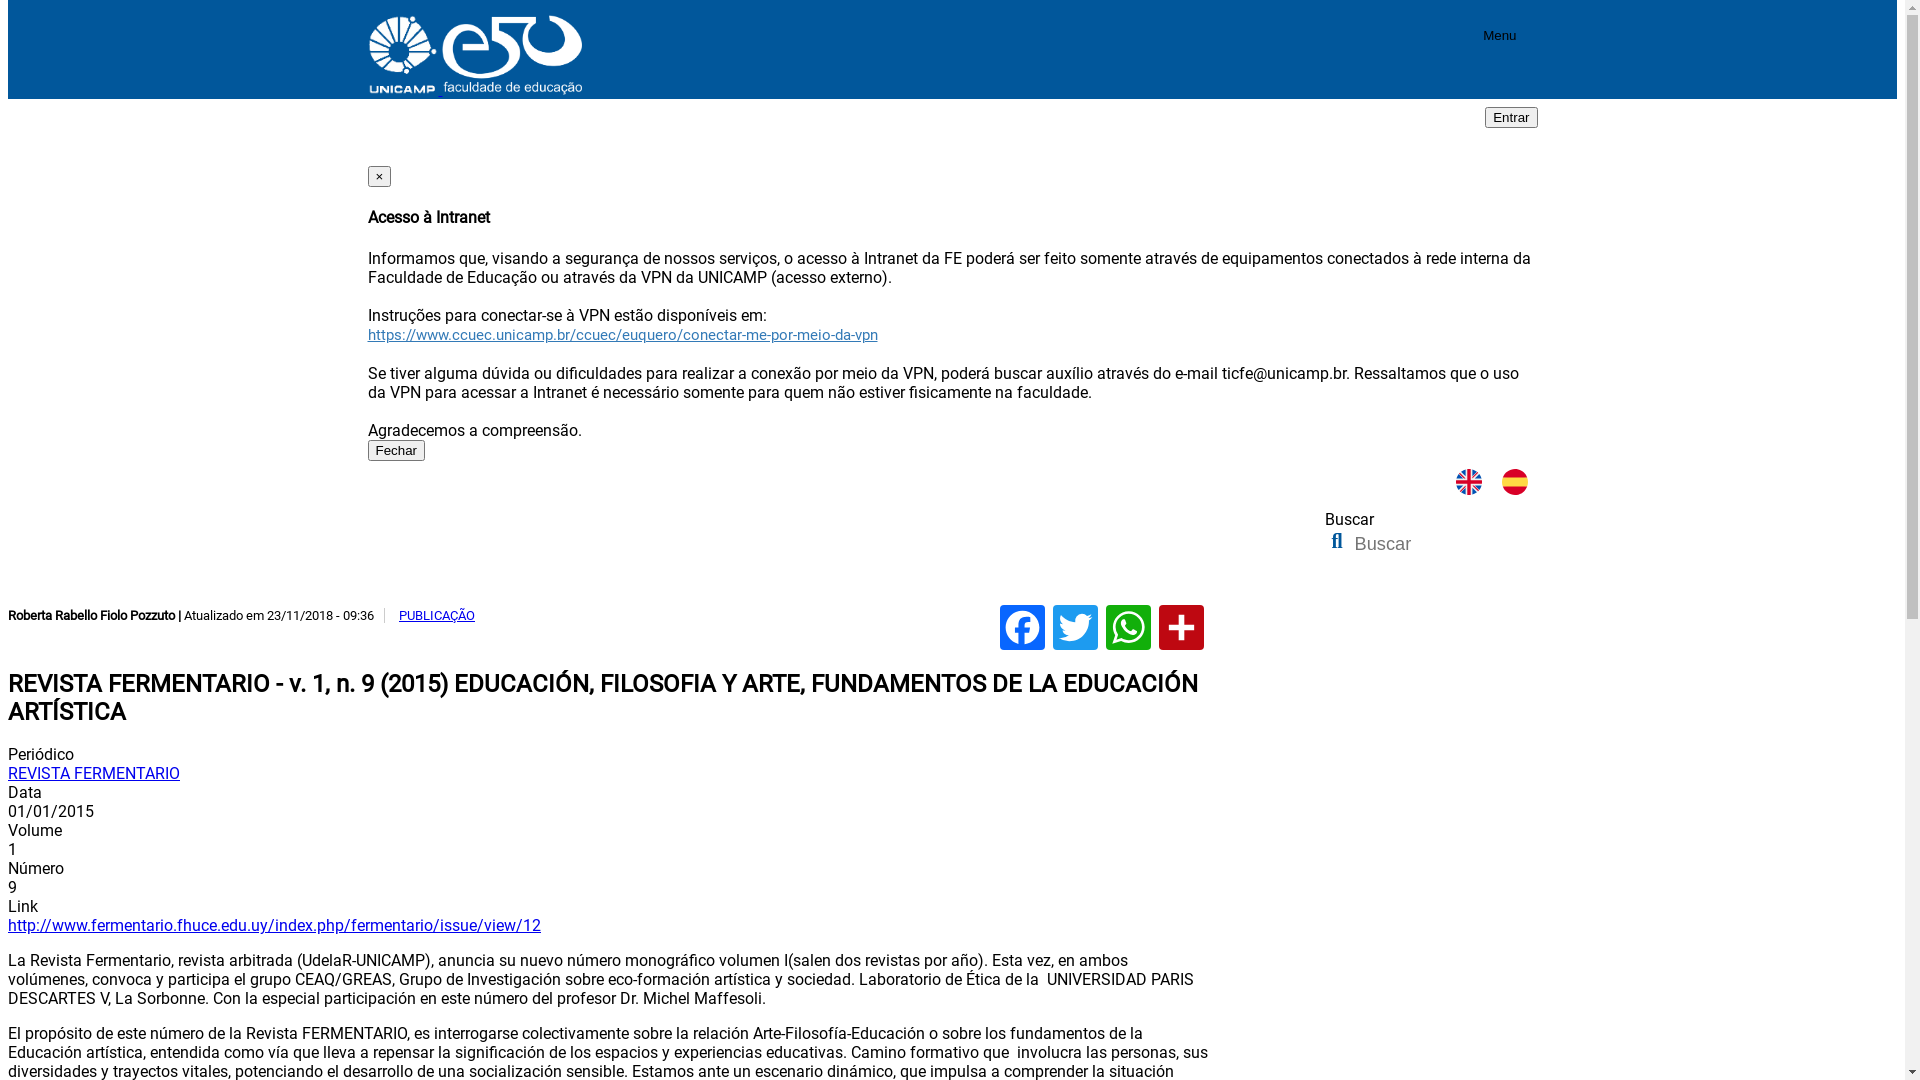 This screenshot has height=1080, width=1920. Describe the element at coordinates (396, 450) in the screenshot. I see `'Fechar'` at that location.